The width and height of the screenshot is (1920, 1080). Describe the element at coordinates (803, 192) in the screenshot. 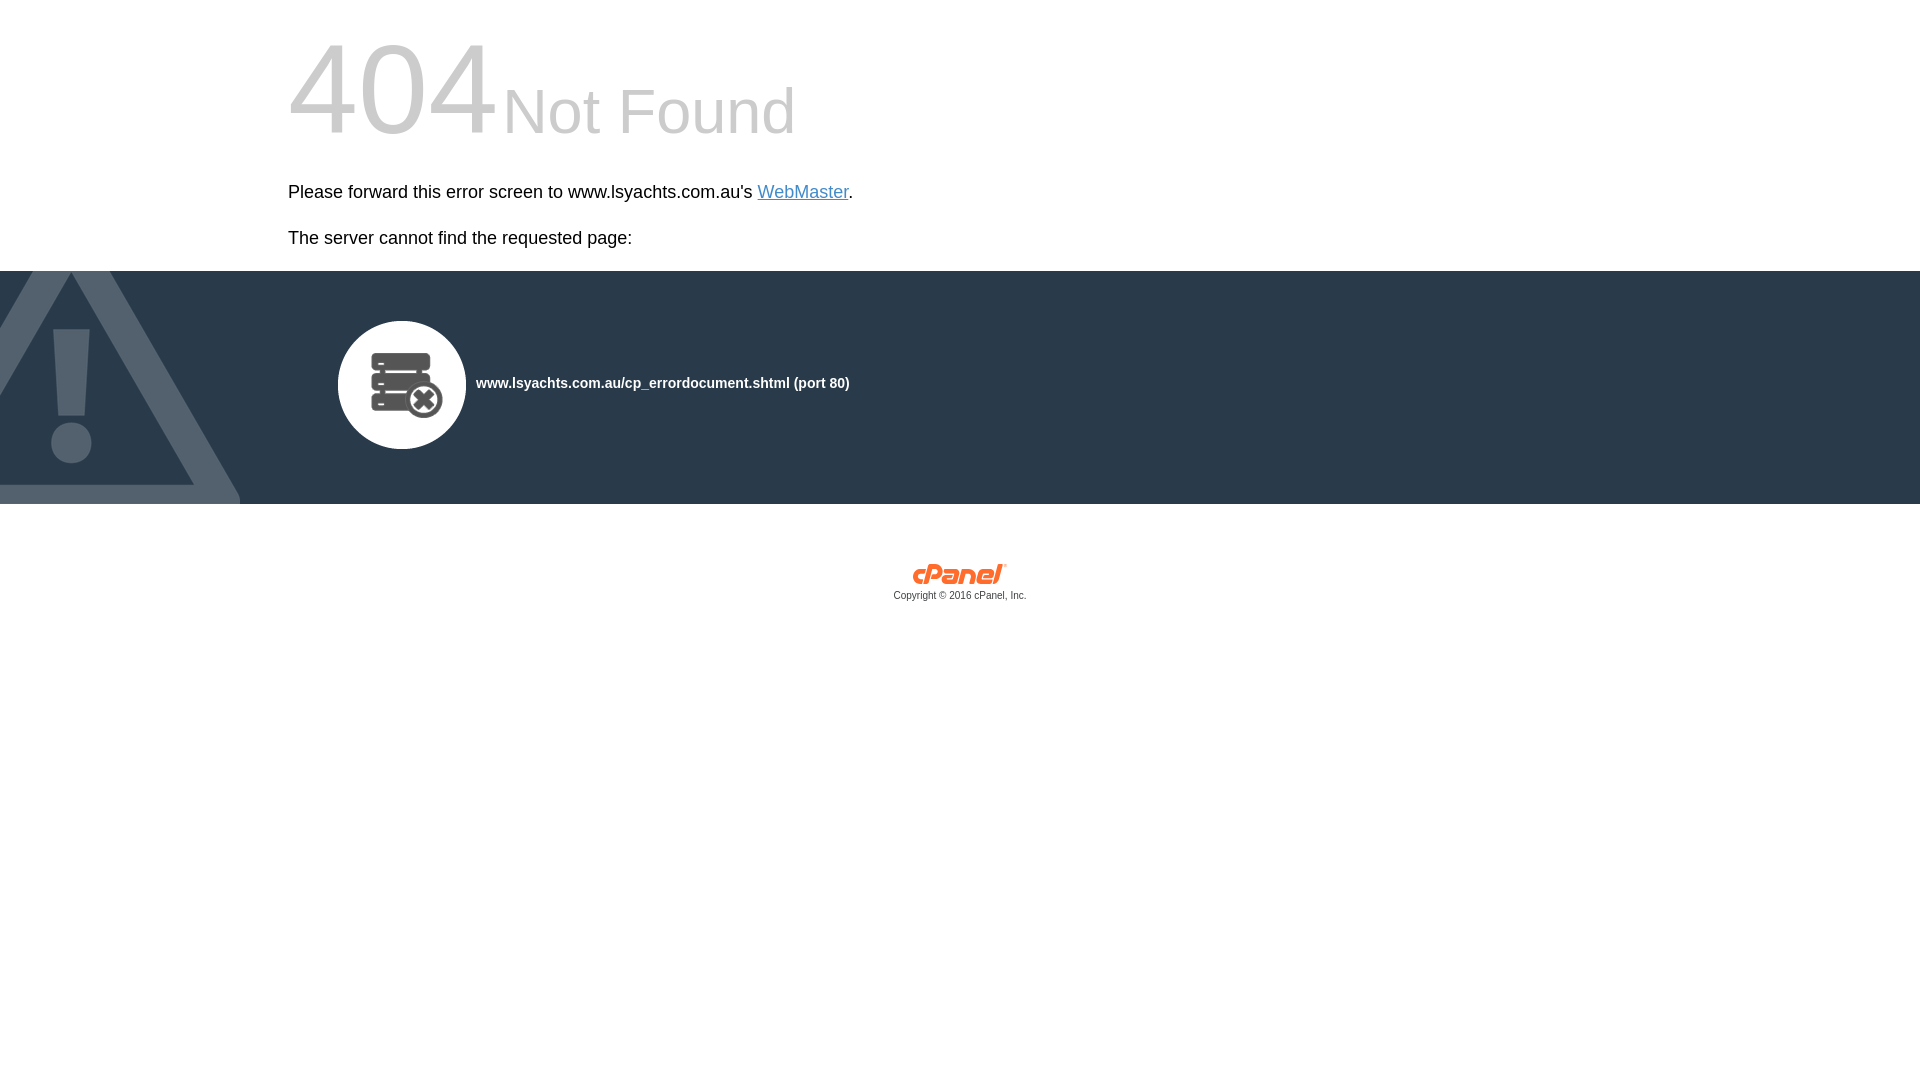

I see `'WebMaster'` at that location.